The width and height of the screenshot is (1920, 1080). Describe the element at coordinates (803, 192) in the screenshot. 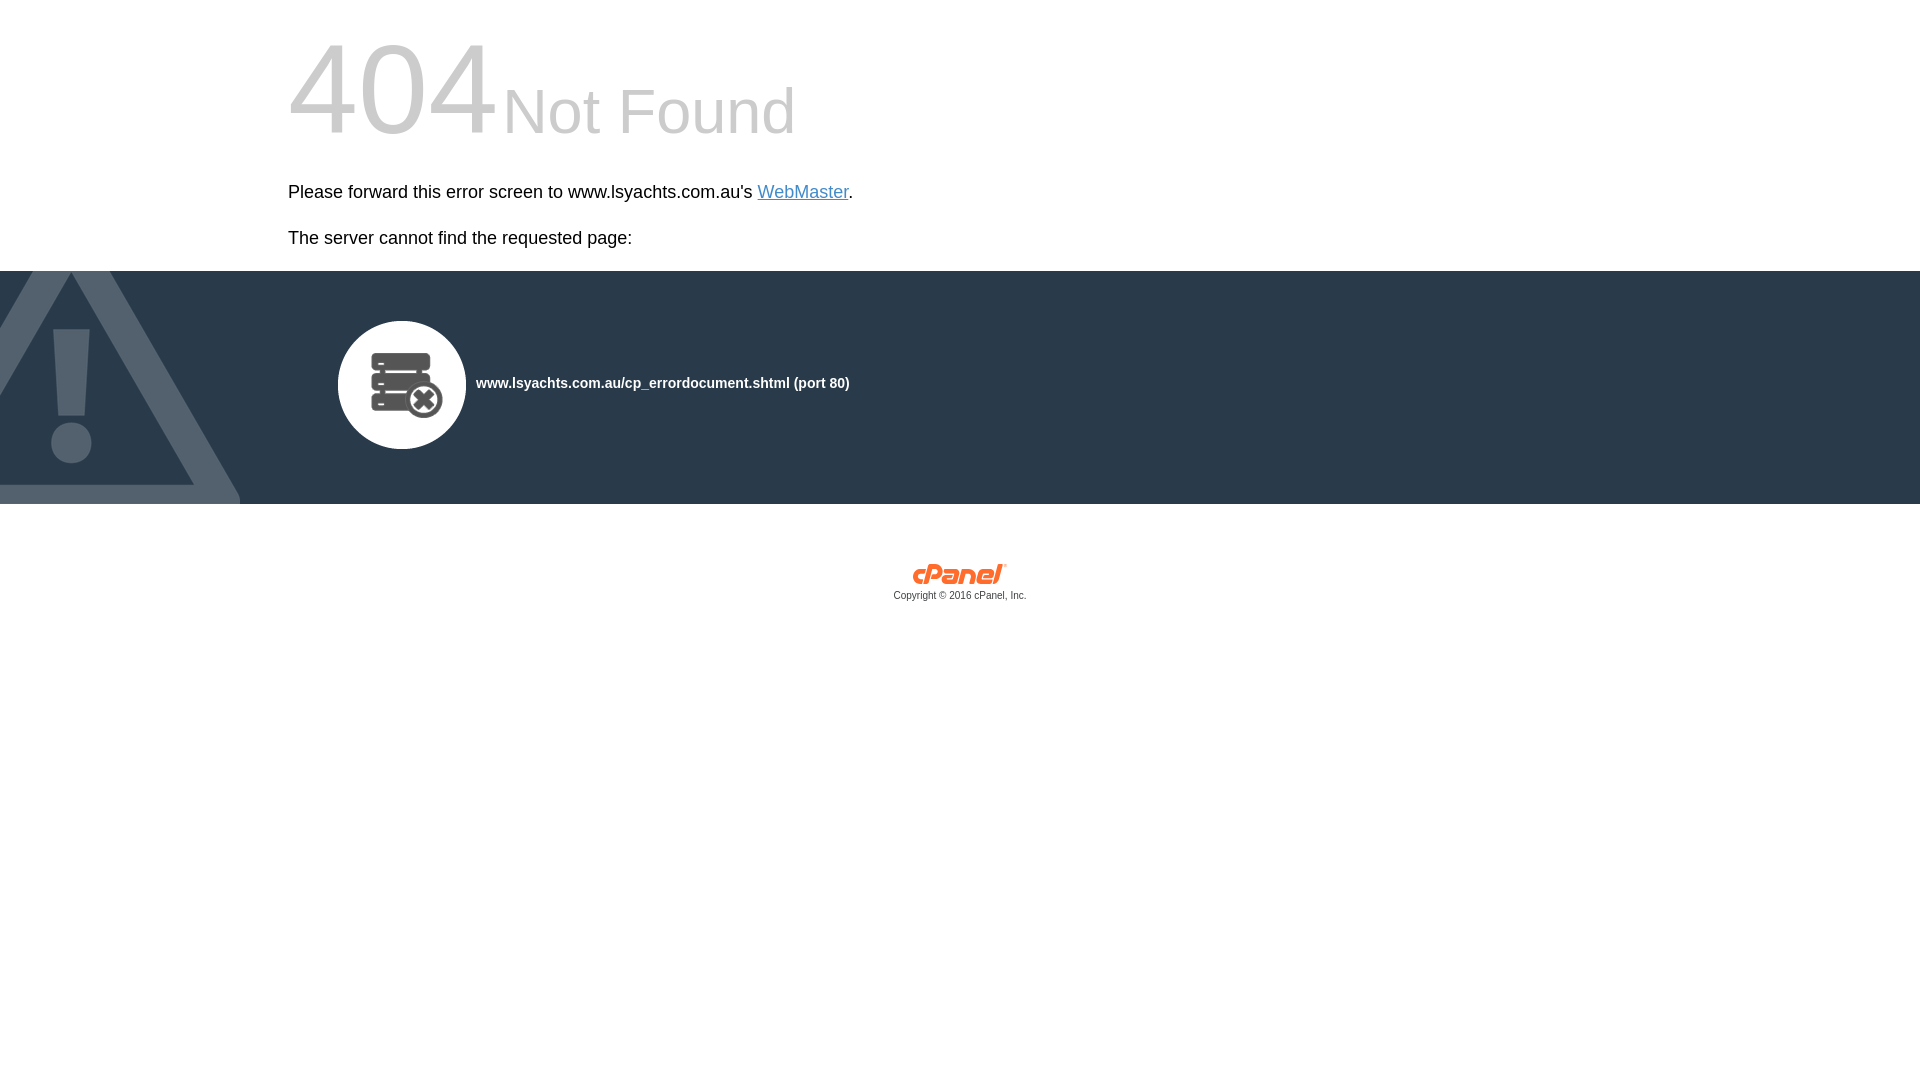

I see `'WebMaster'` at that location.